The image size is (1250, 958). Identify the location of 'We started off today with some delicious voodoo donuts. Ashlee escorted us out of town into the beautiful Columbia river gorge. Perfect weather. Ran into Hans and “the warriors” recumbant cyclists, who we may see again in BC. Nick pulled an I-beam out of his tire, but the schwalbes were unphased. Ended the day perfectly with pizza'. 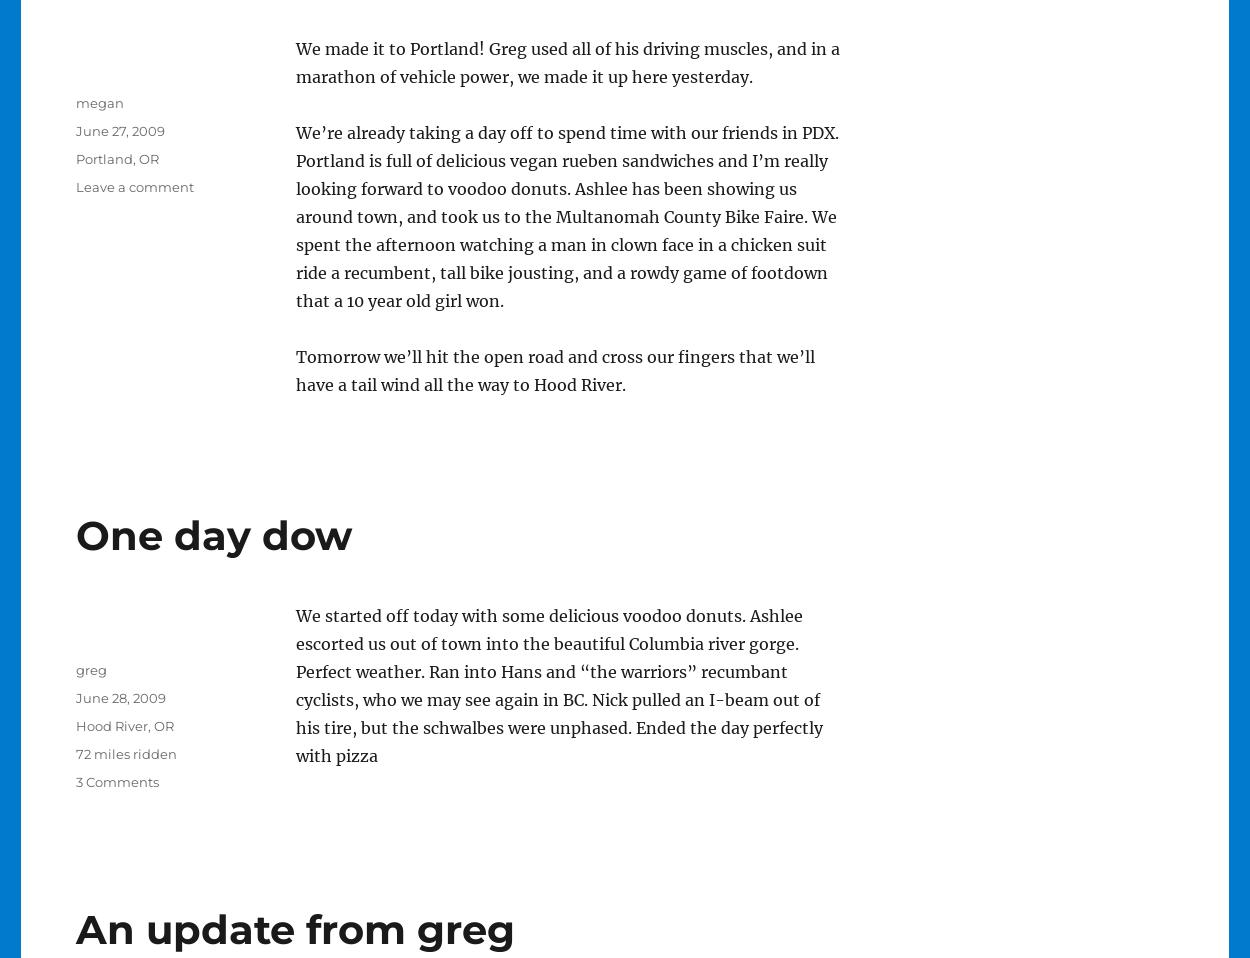
(558, 685).